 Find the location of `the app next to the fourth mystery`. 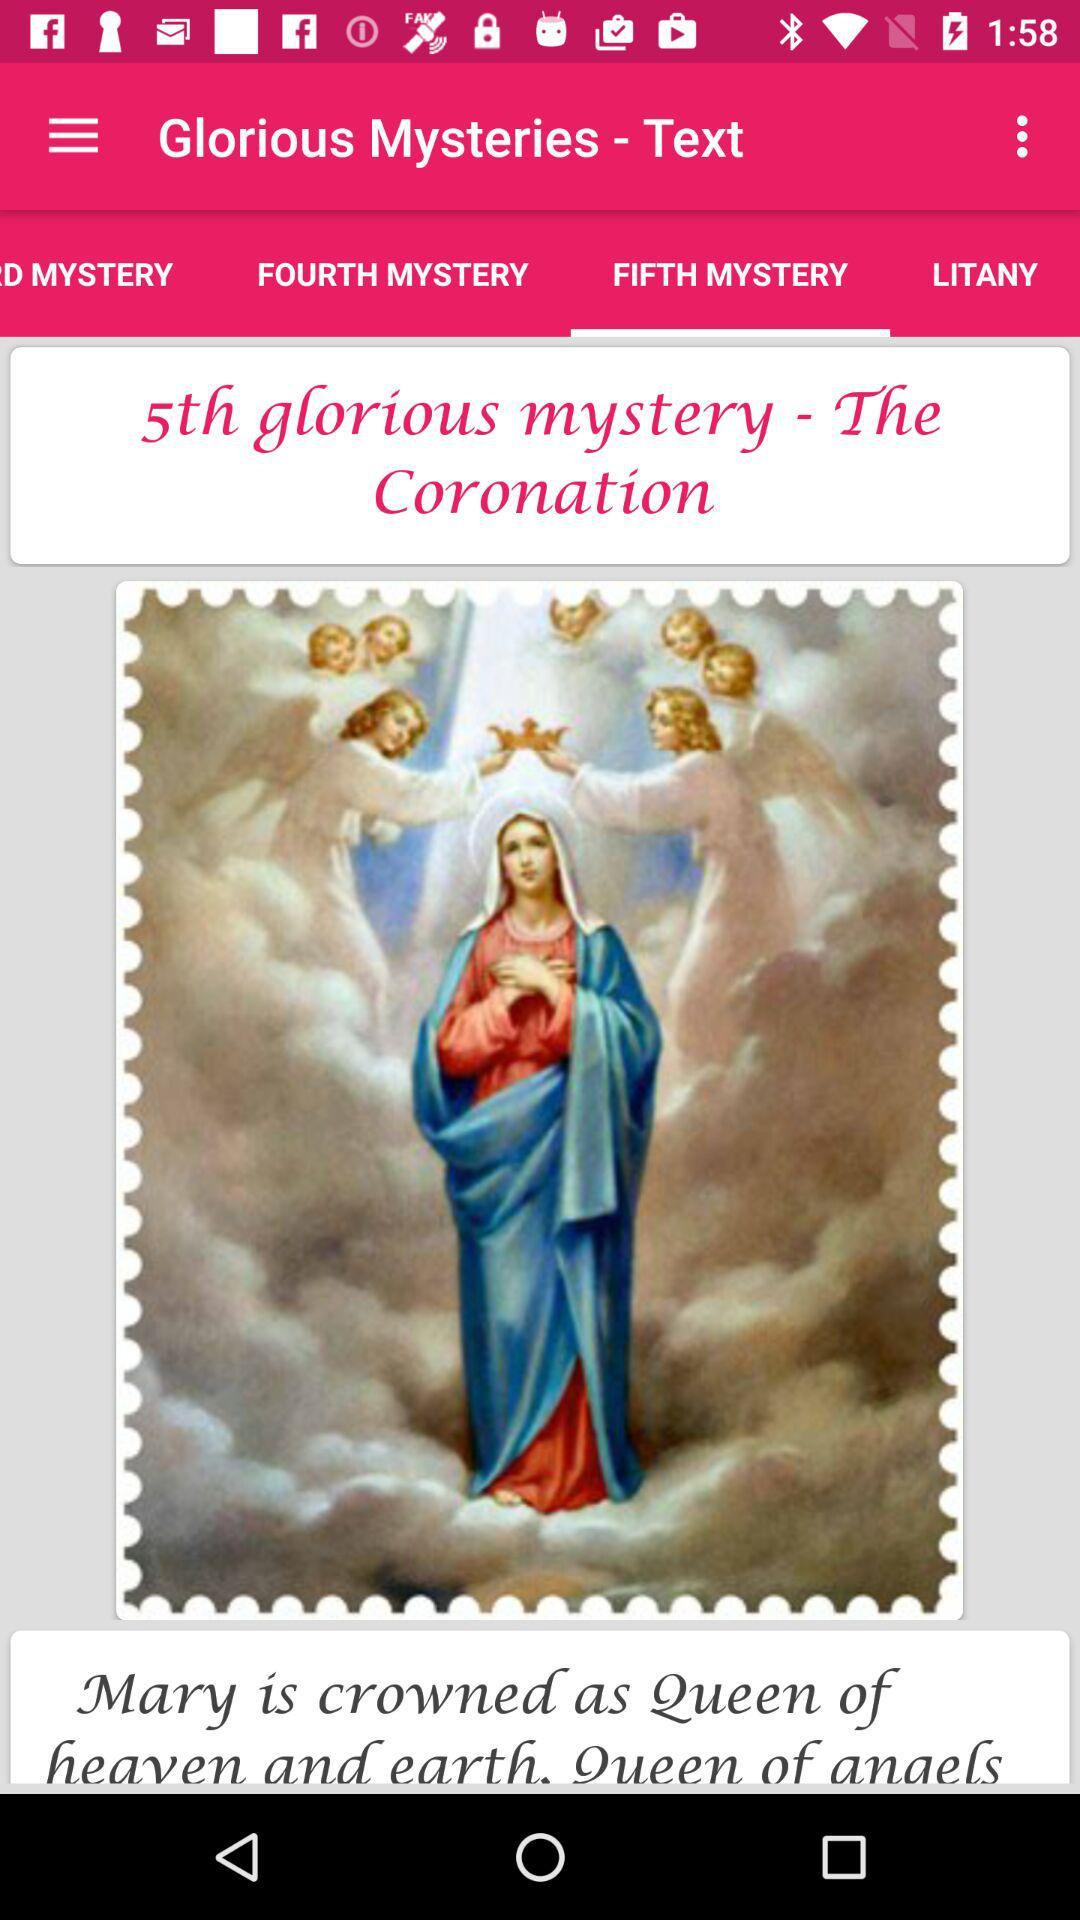

the app next to the fourth mystery is located at coordinates (730, 272).